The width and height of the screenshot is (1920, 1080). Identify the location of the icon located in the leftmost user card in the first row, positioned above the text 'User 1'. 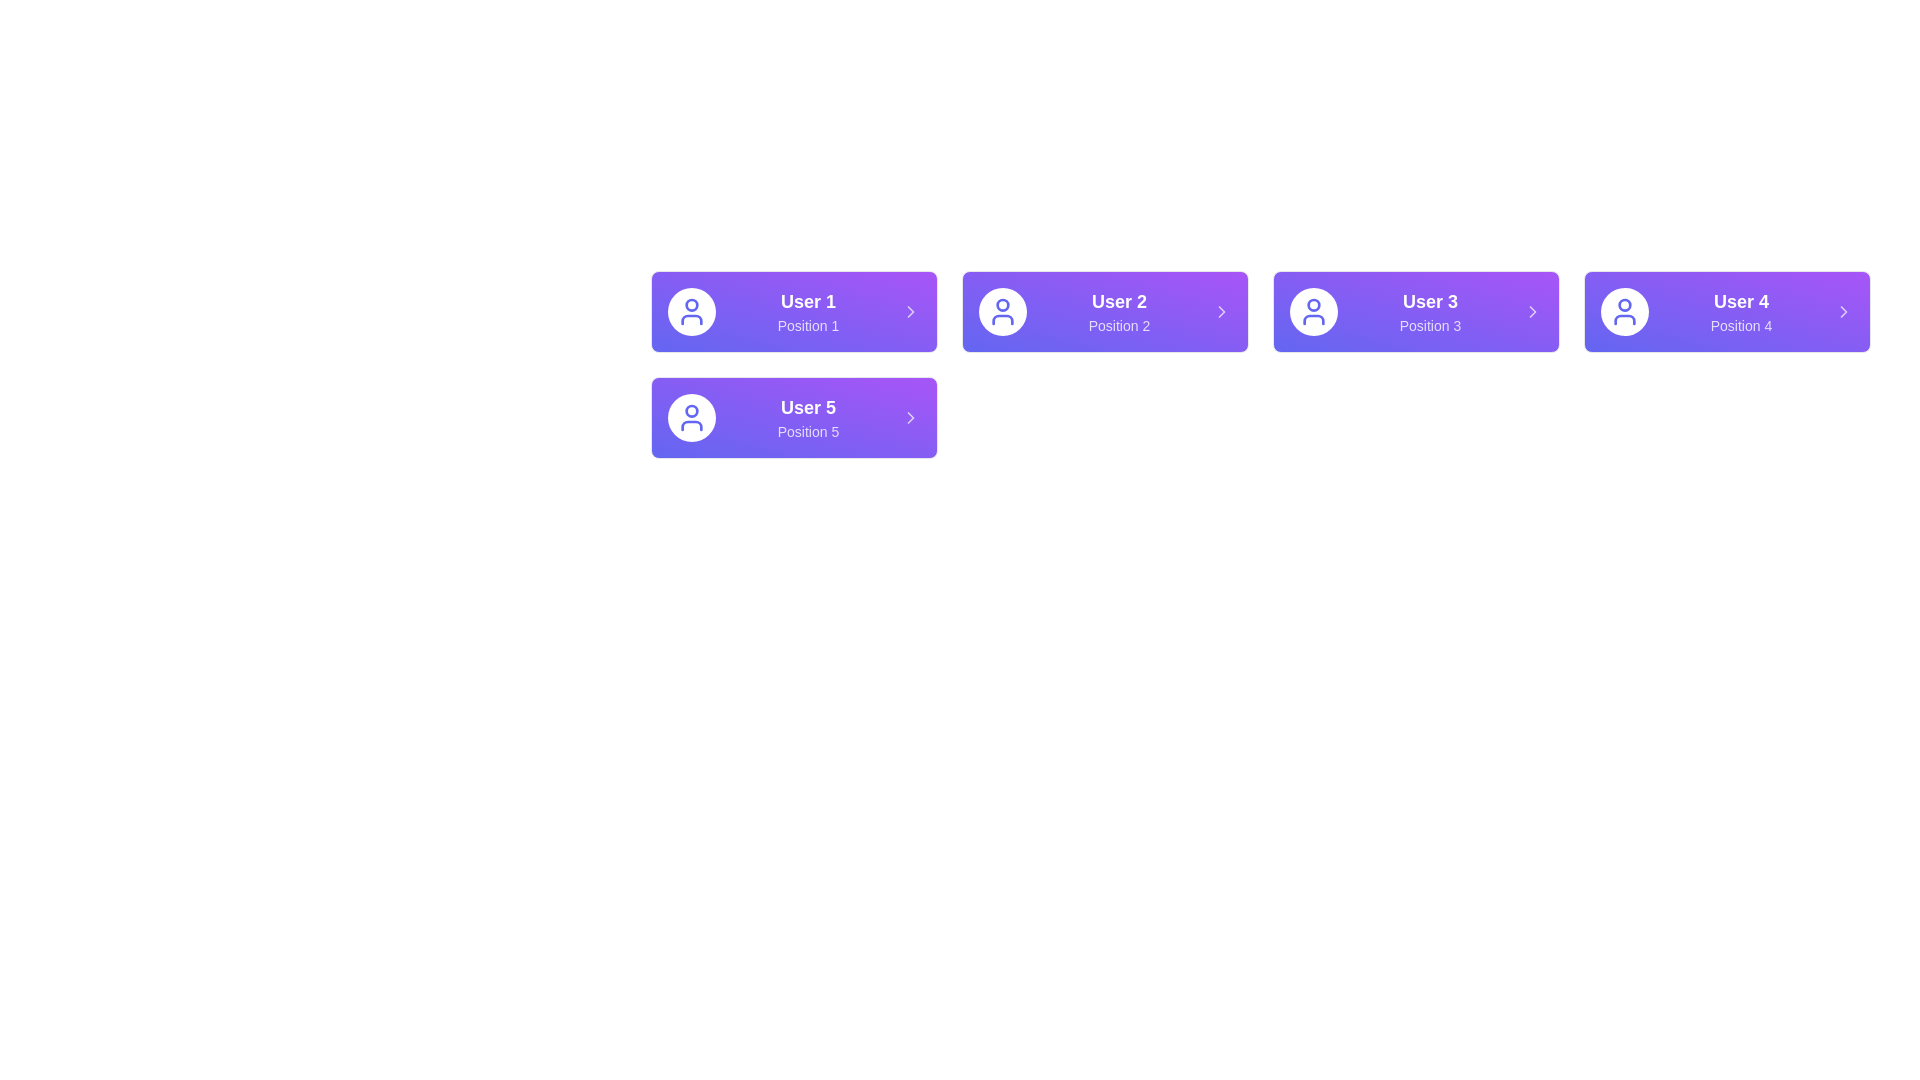
(691, 312).